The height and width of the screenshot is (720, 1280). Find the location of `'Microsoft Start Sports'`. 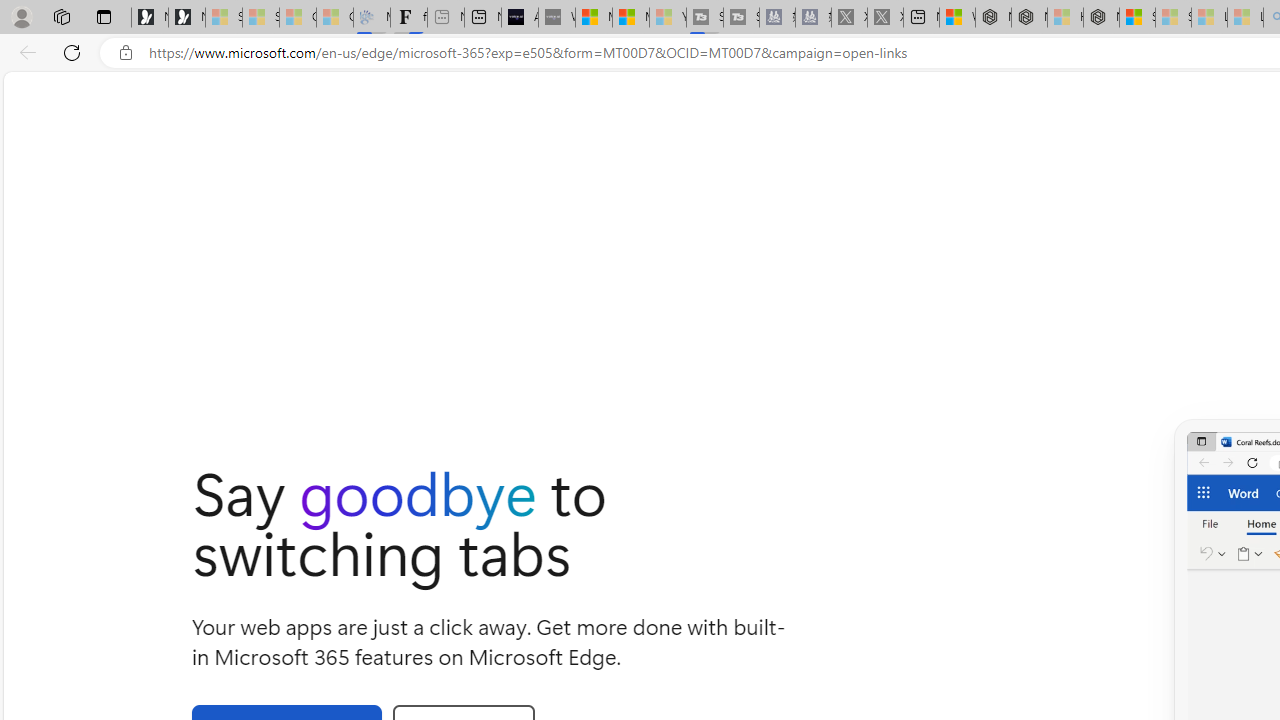

'Microsoft Start Sports' is located at coordinates (592, 17).